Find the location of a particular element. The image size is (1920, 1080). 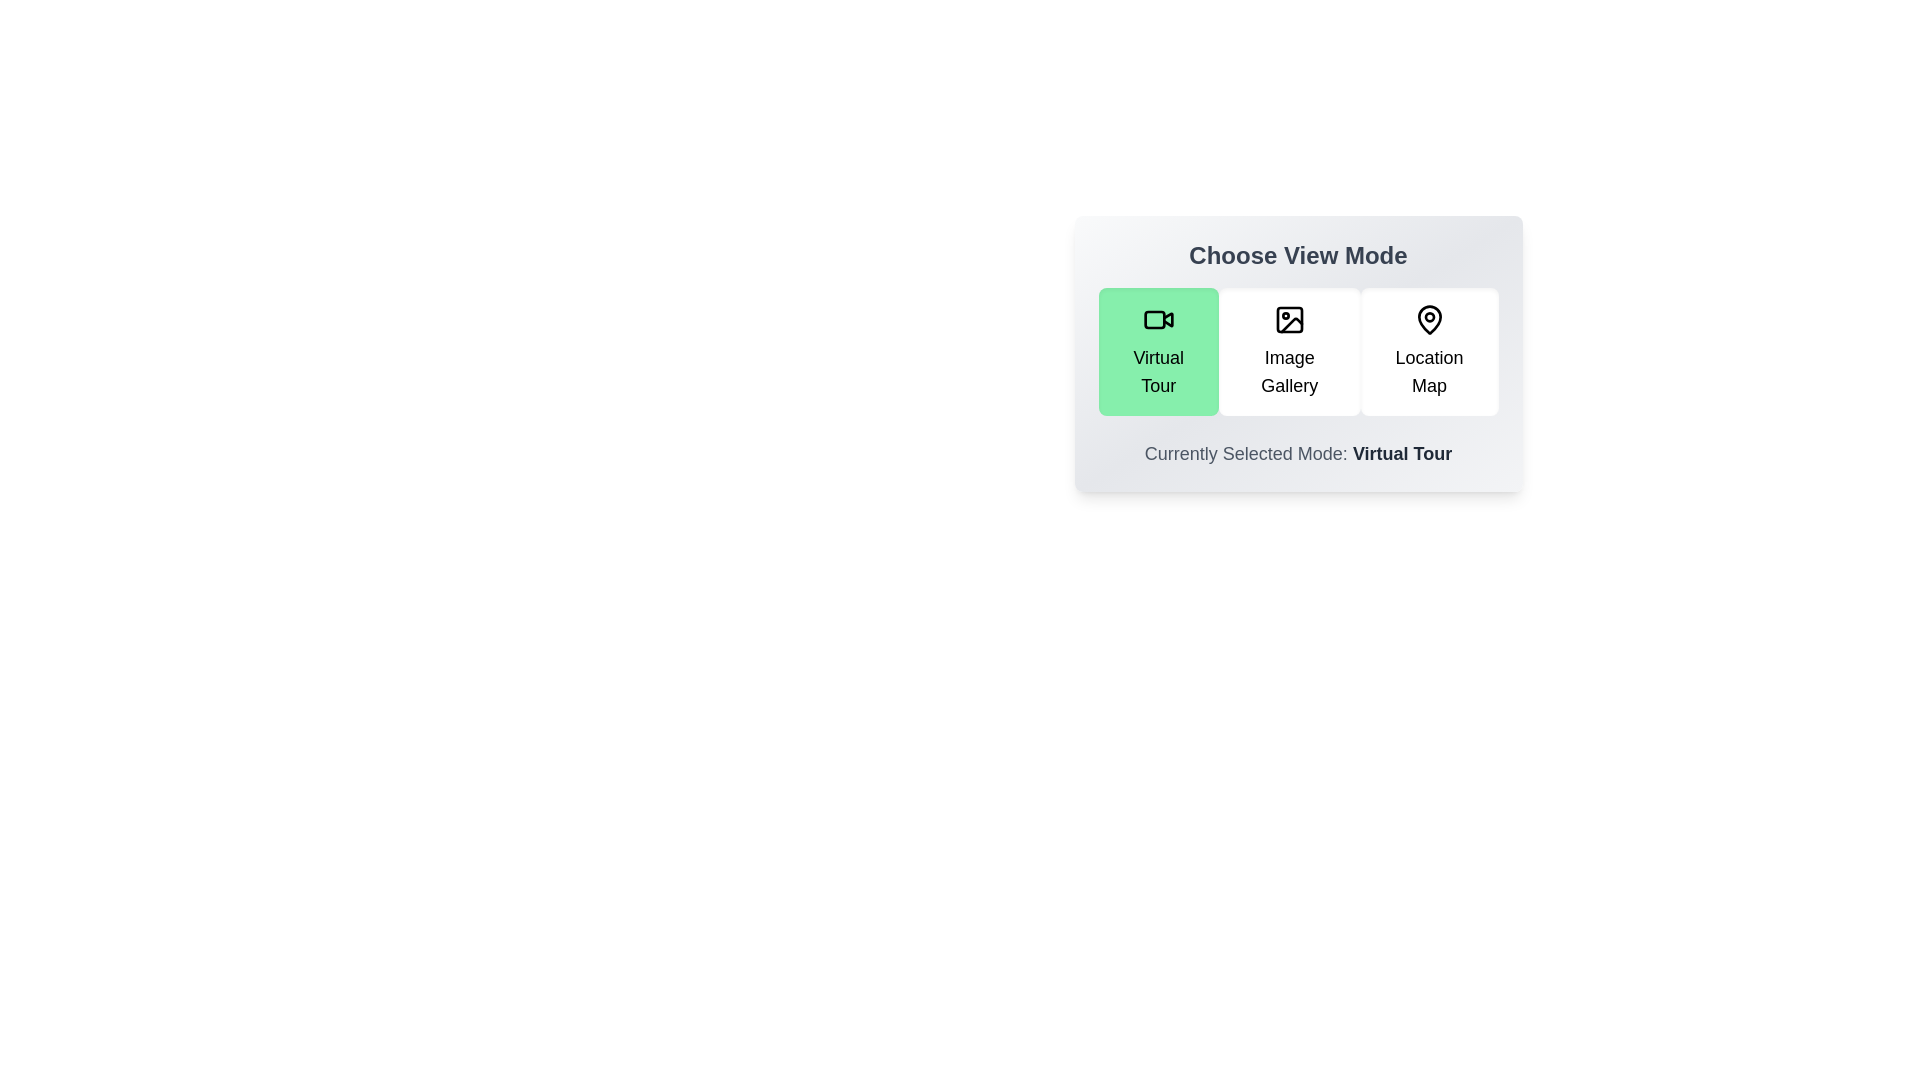

the button labeled Image Gallery is located at coordinates (1289, 350).